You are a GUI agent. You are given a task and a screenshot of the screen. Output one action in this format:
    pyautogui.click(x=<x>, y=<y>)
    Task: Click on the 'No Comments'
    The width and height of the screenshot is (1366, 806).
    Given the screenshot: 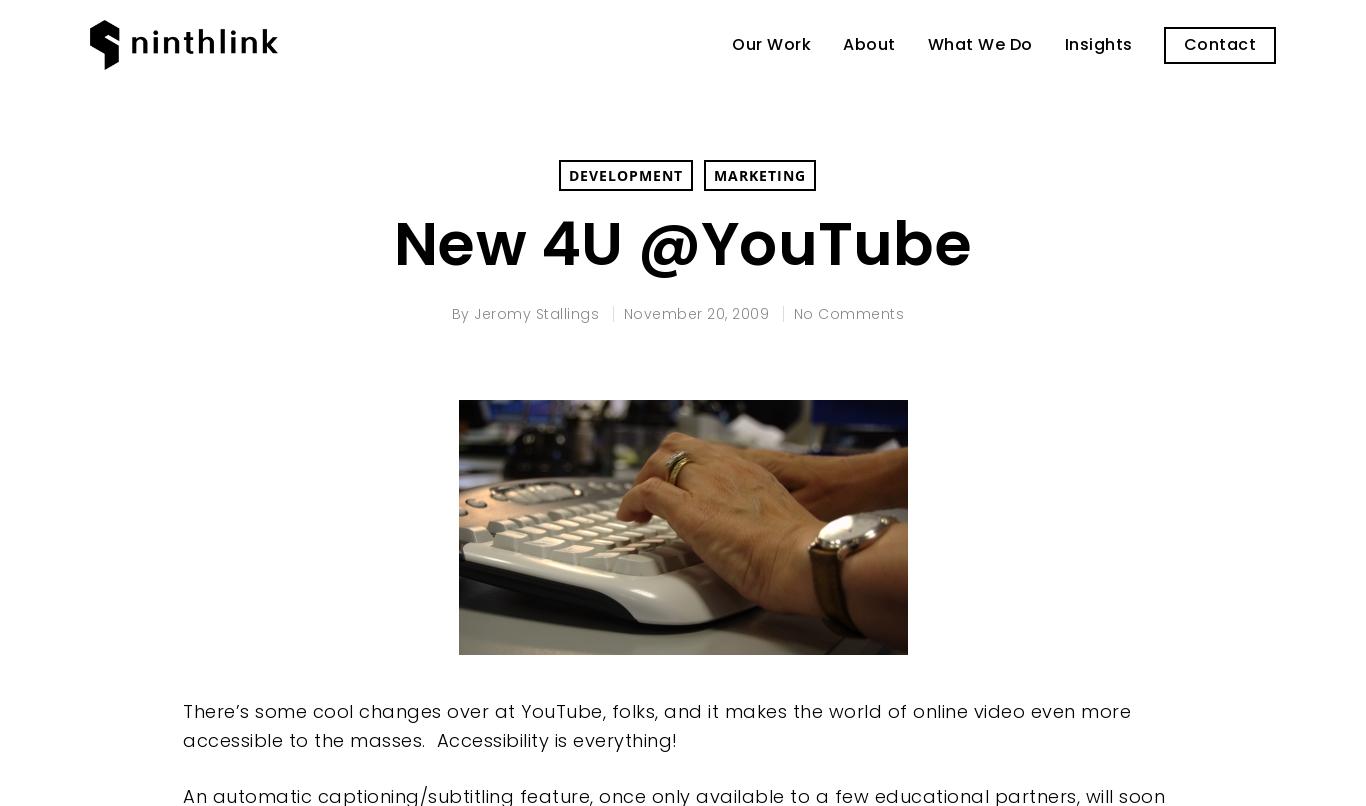 What is the action you would take?
    pyautogui.click(x=792, y=314)
    